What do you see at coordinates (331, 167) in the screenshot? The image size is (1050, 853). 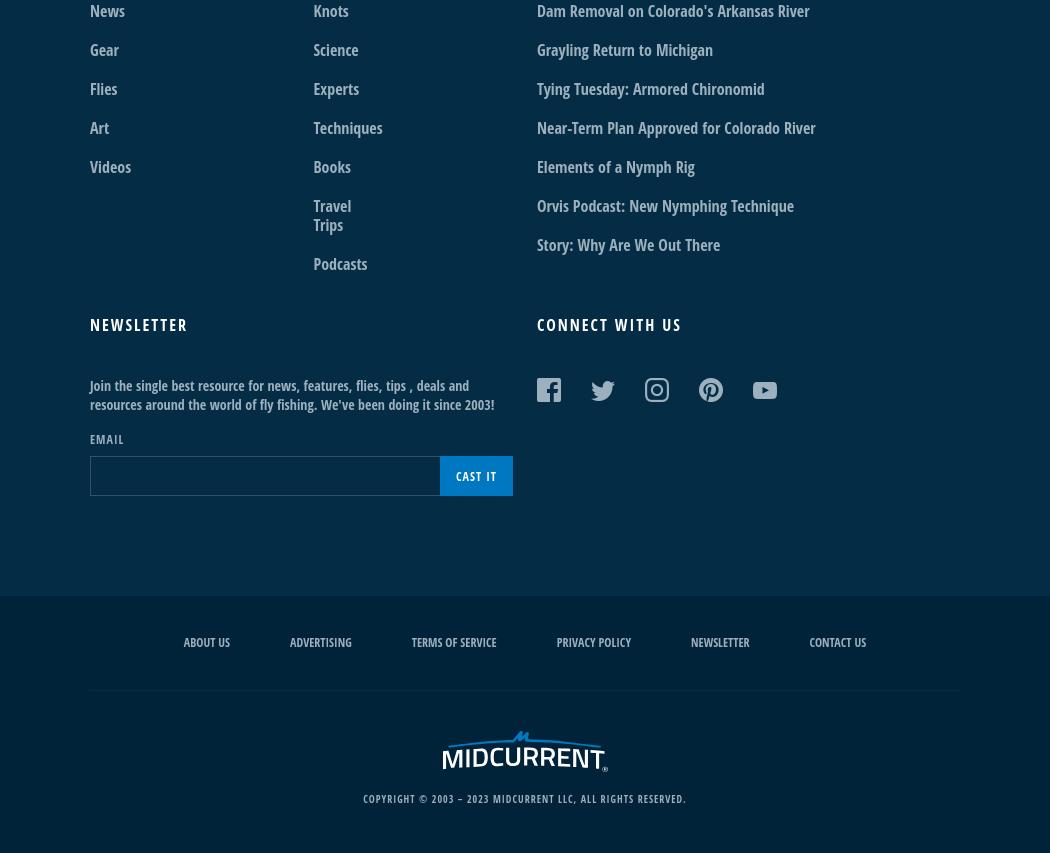 I see `'Books'` at bounding box center [331, 167].